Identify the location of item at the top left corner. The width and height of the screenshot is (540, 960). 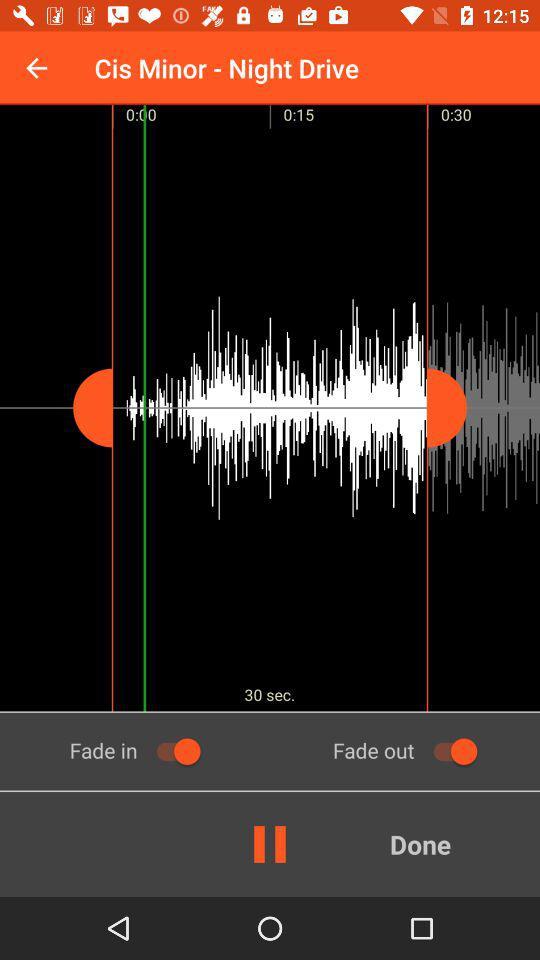
(36, 68).